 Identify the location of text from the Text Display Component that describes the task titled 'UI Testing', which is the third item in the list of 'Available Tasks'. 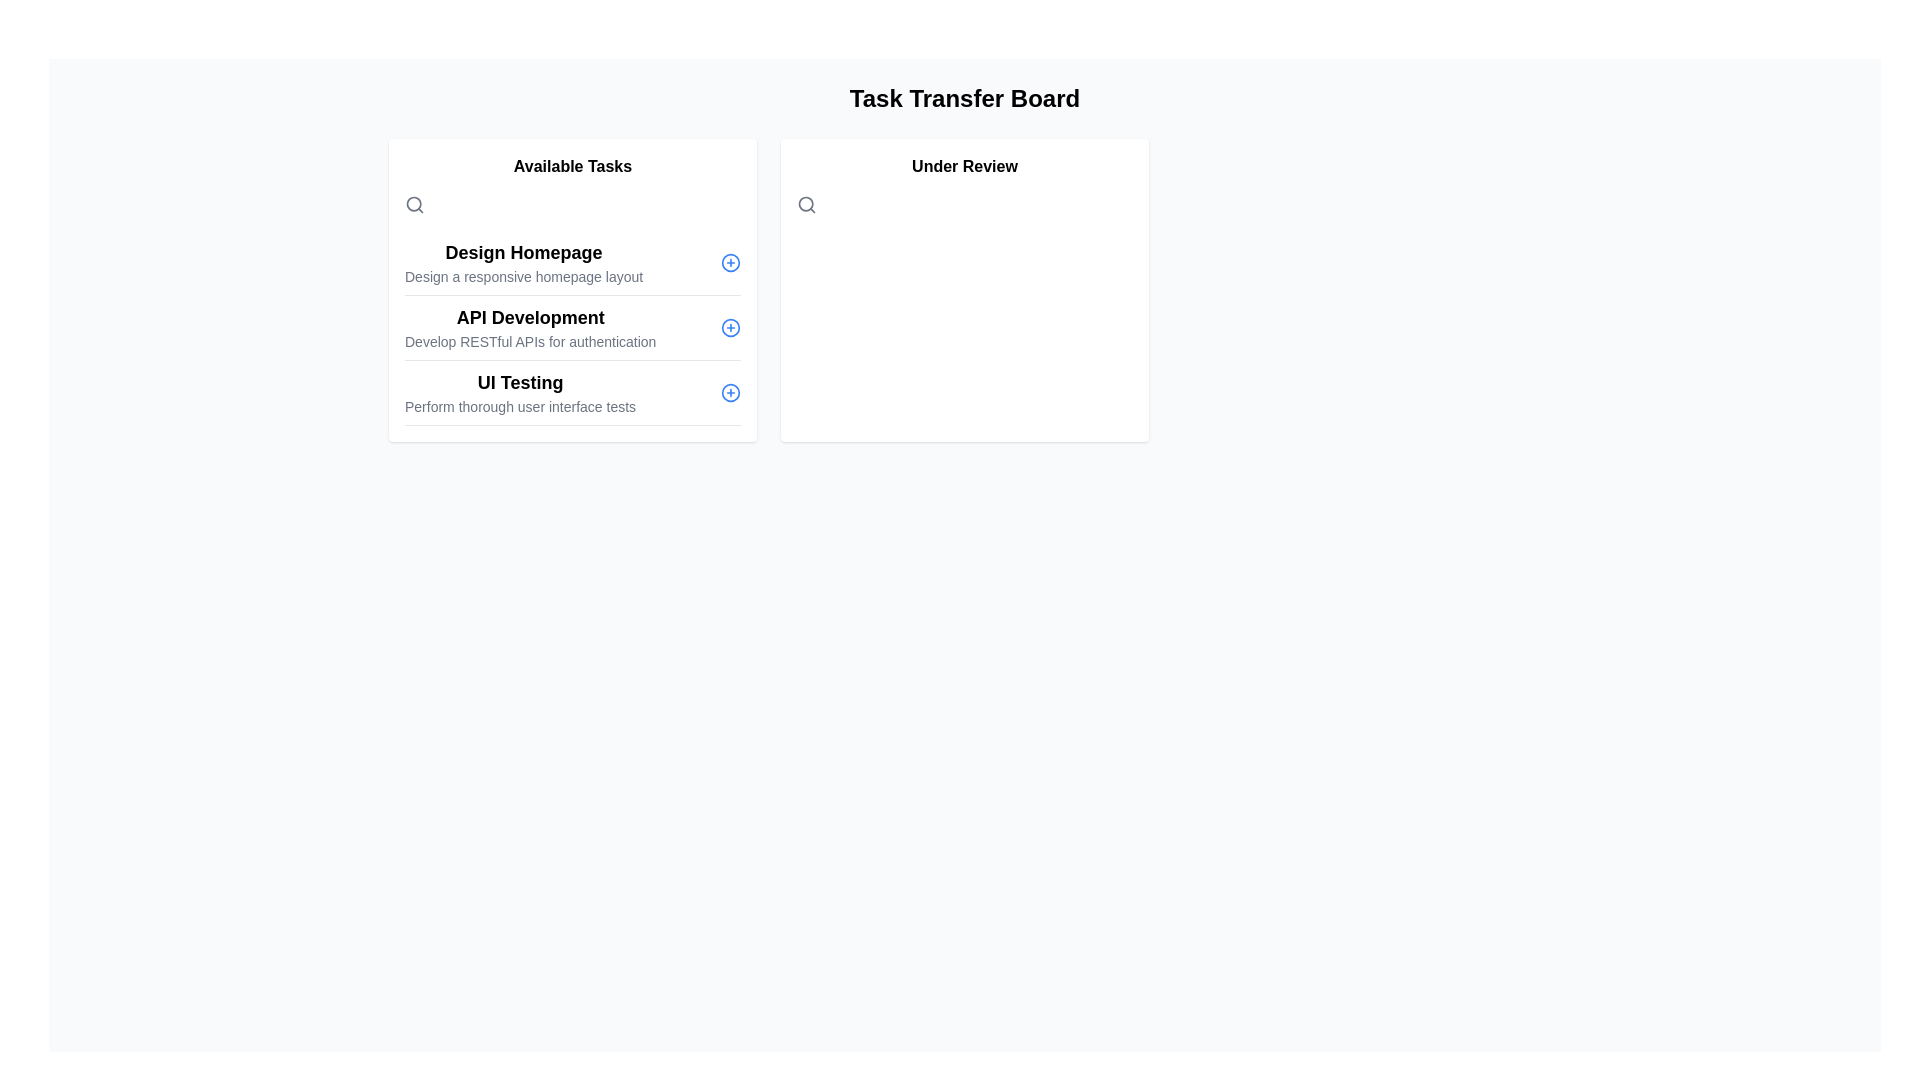
(520, 393).